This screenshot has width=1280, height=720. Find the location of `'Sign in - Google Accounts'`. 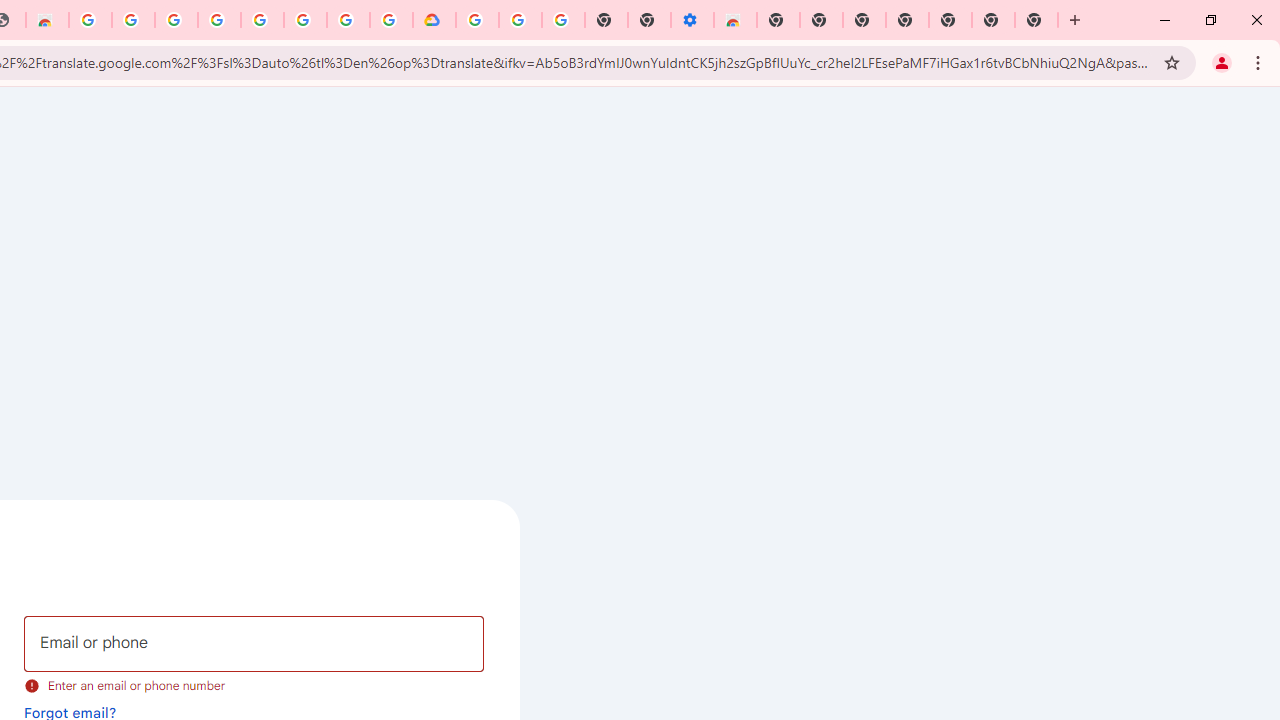

'Sign in - Google Accounts' is located at coordinates (176, 20).